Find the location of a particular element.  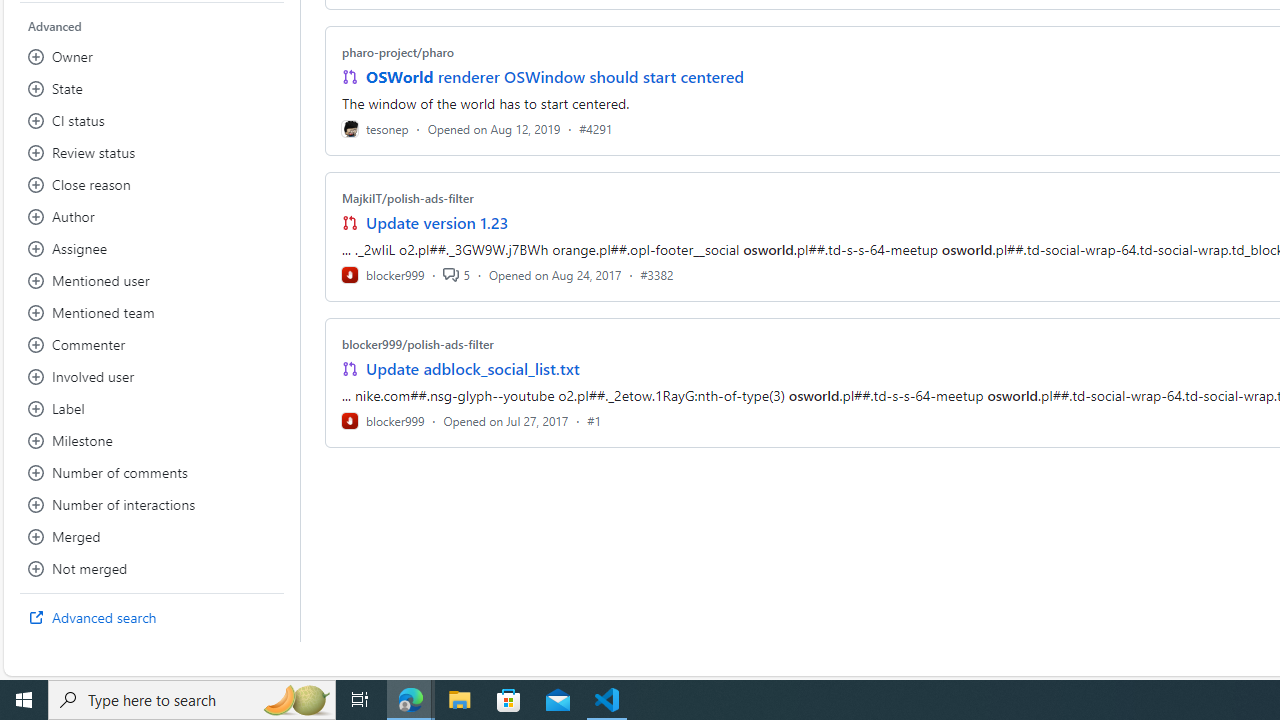

'blocker999' is located at coordinates (383, 419).